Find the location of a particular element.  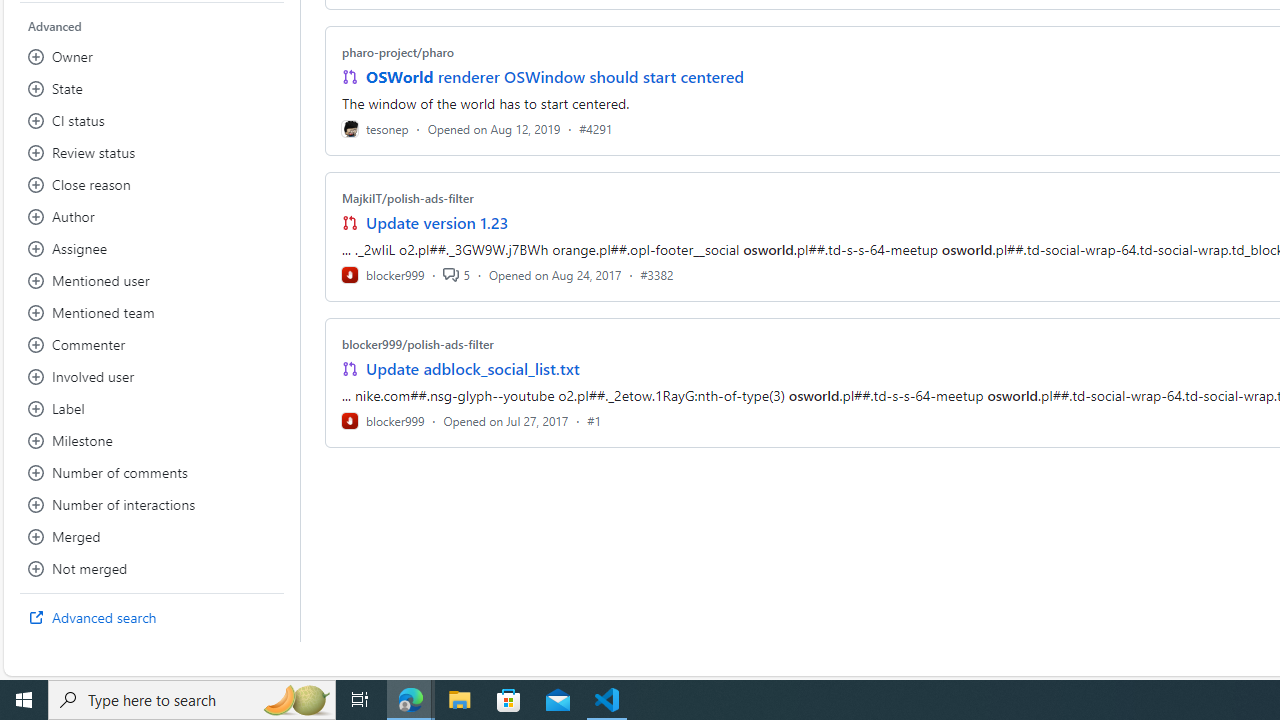

'blocker999' is located at coordinates (383, 419).